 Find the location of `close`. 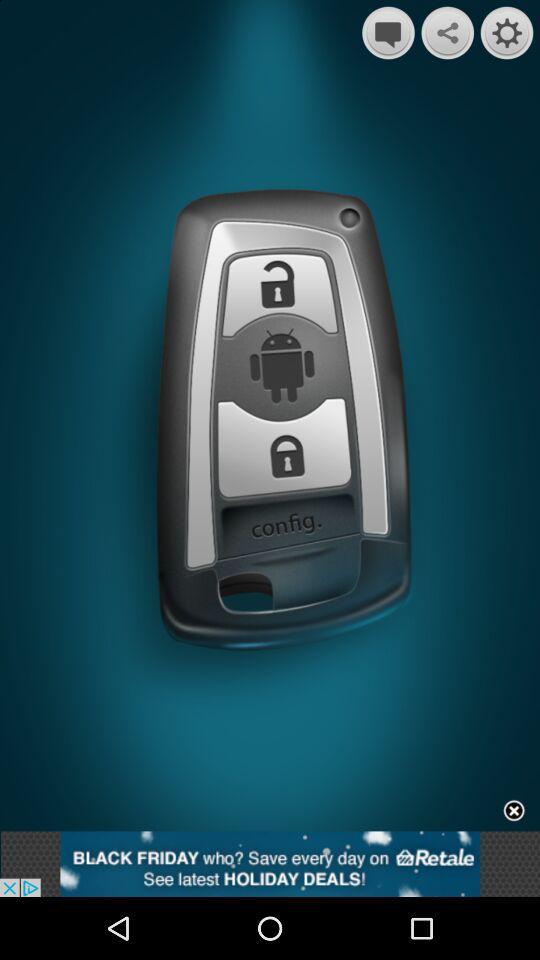

close is located at coordinates (514, 811).